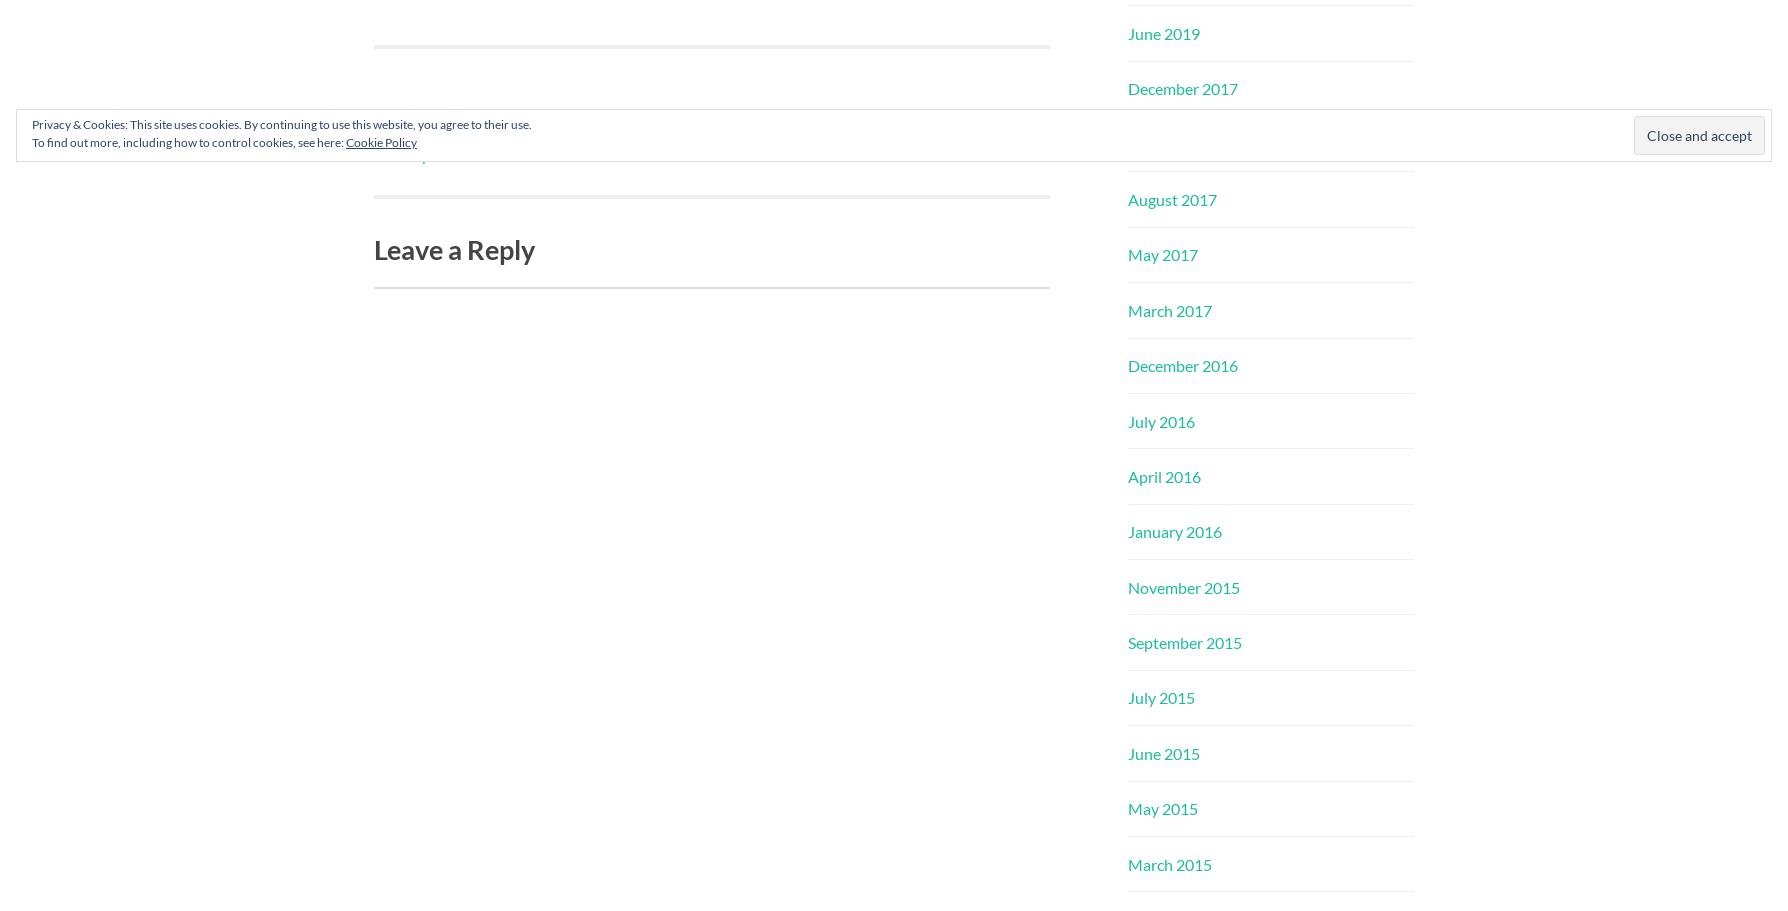 Image resolution: width=1788 pixels, height=911 pixels. I want to click on 'July 2015', so click(1160, 696).